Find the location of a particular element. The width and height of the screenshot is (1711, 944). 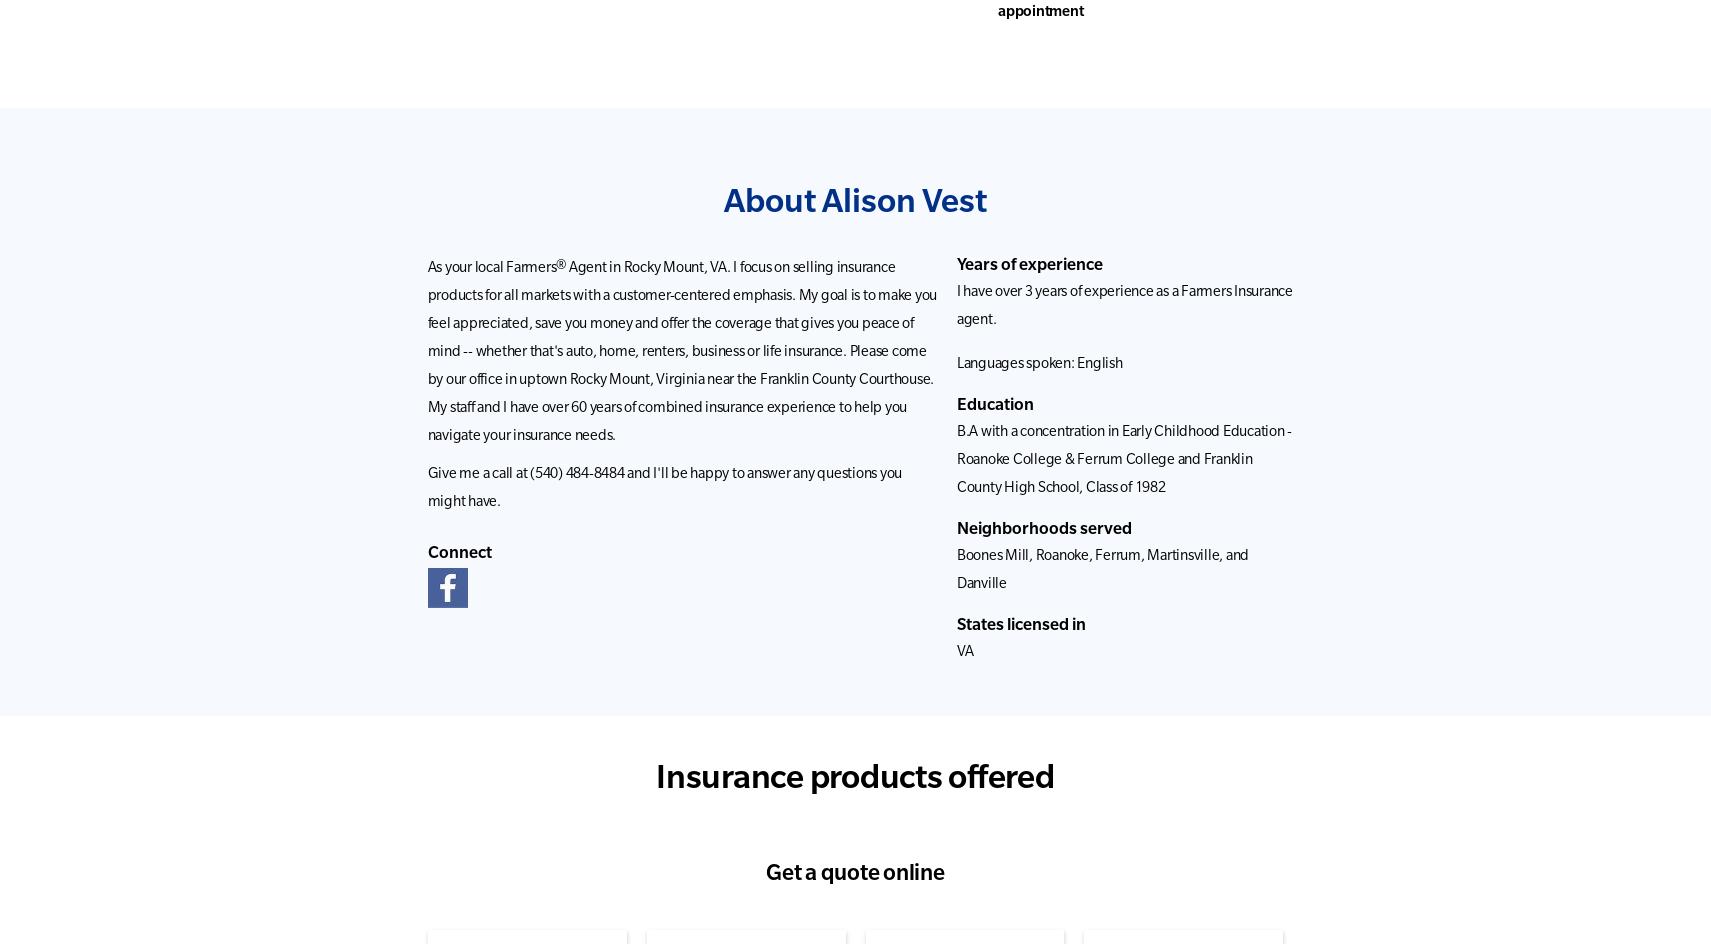

'© 2023' is located at coordinates (830, 892).